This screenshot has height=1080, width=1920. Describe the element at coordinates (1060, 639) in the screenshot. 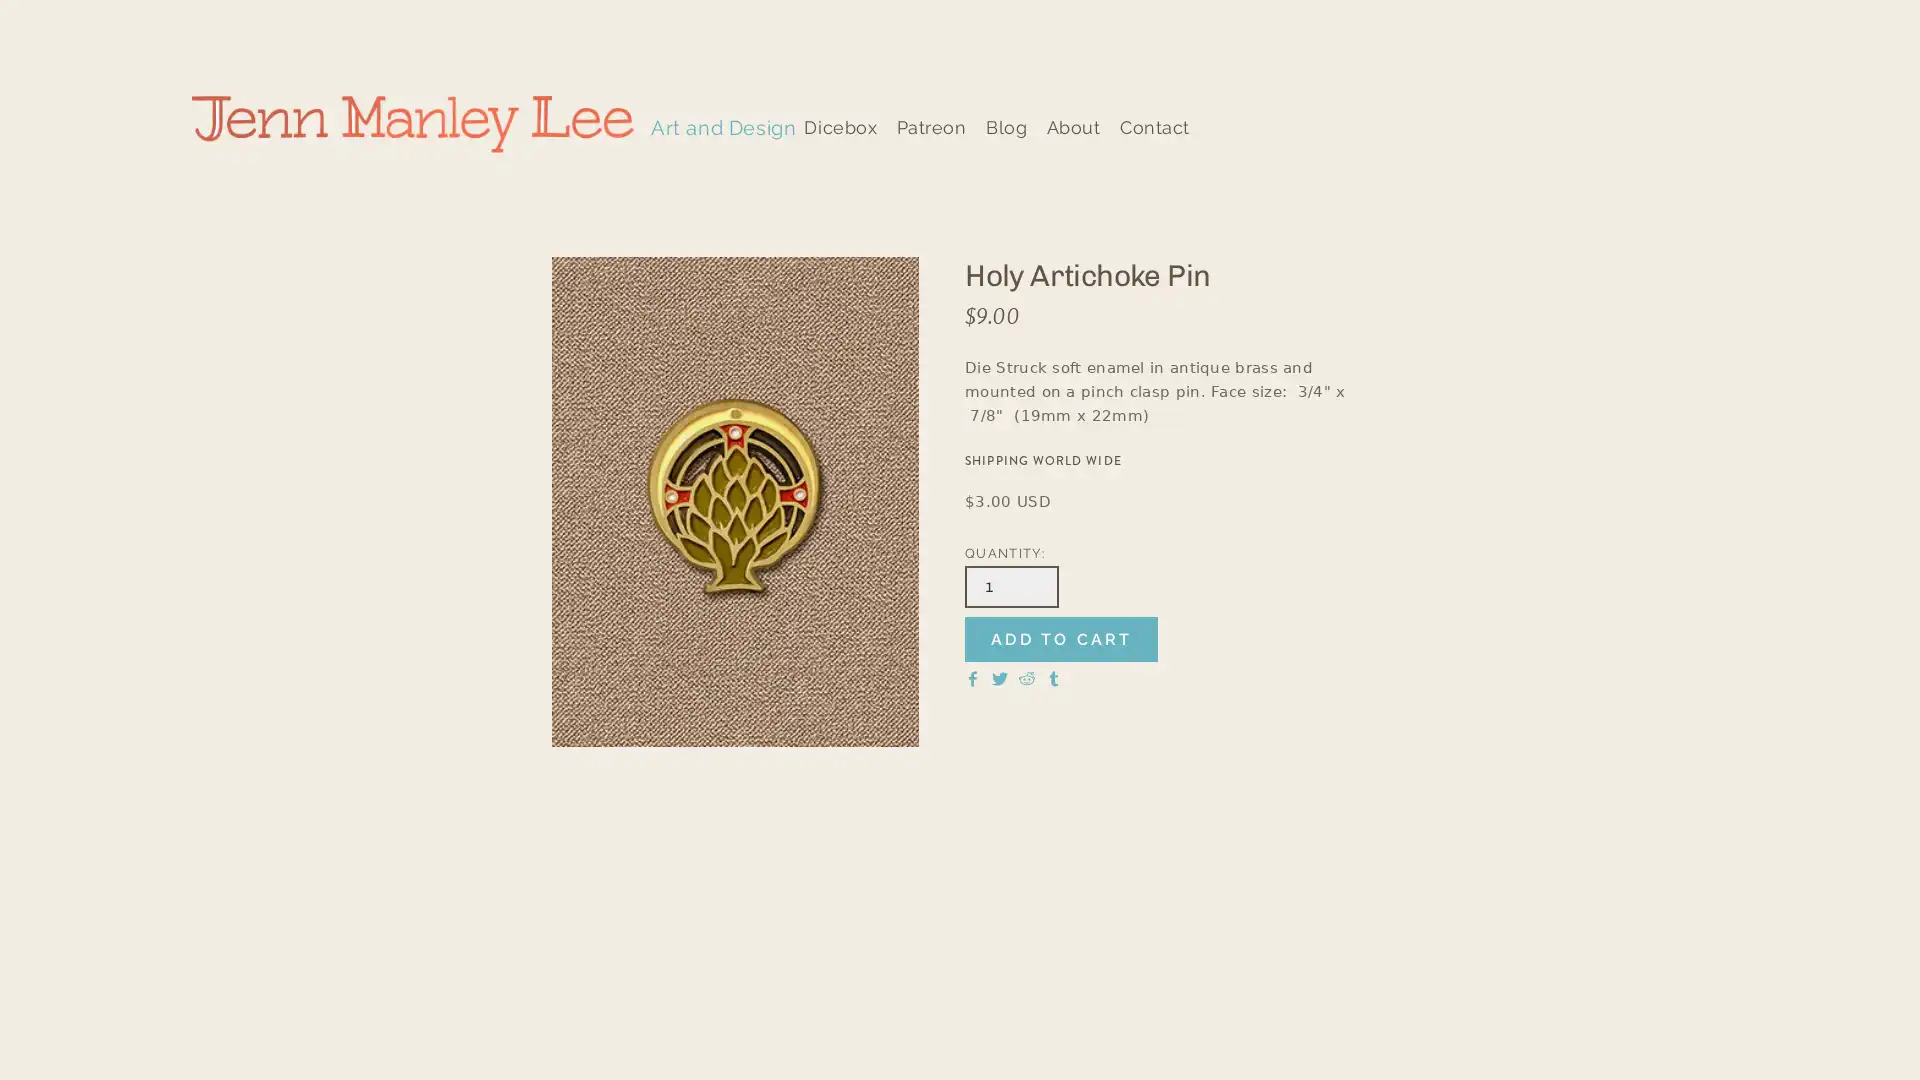

I see `ADD TO CART` at that location.